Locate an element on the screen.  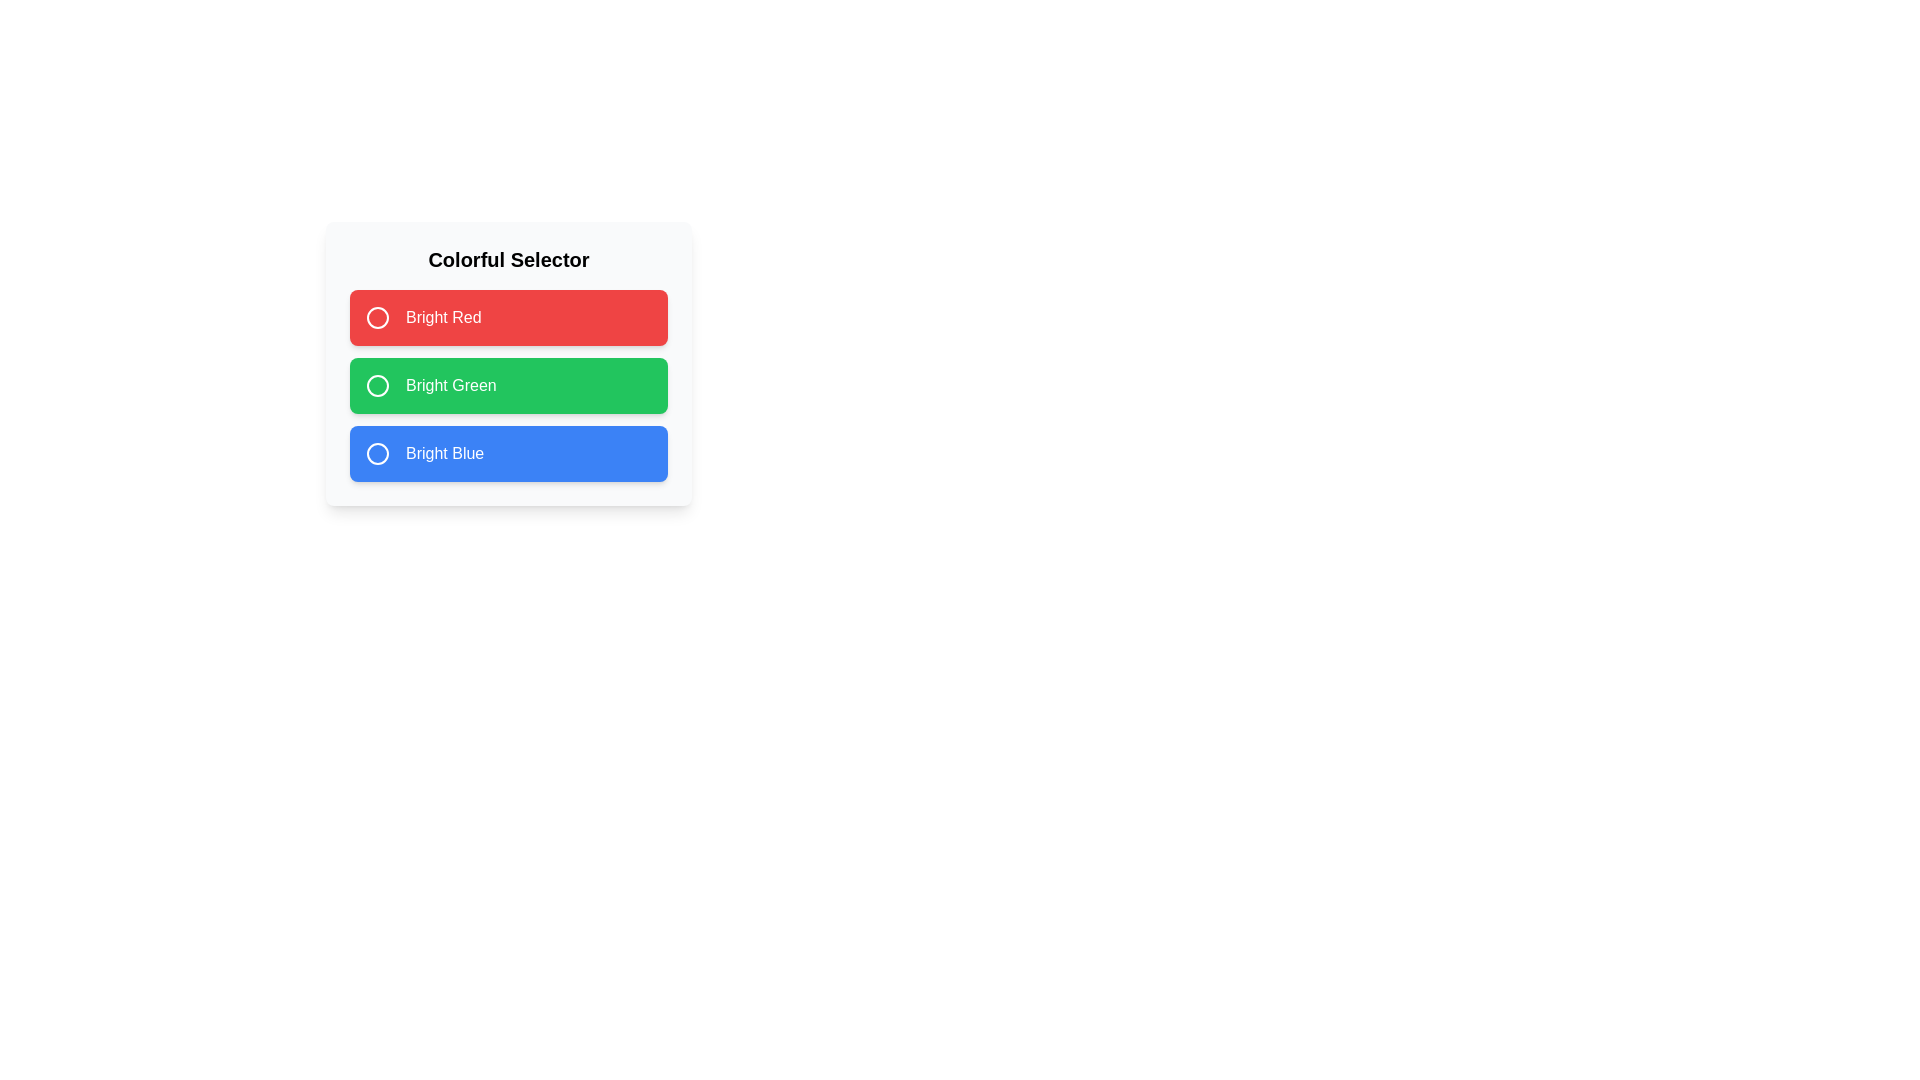
the circular icon that represents the selection component for the 'Bright Blue' option, located at the bottom of the three color options in the vertical list is located at coordinates (378, 454).